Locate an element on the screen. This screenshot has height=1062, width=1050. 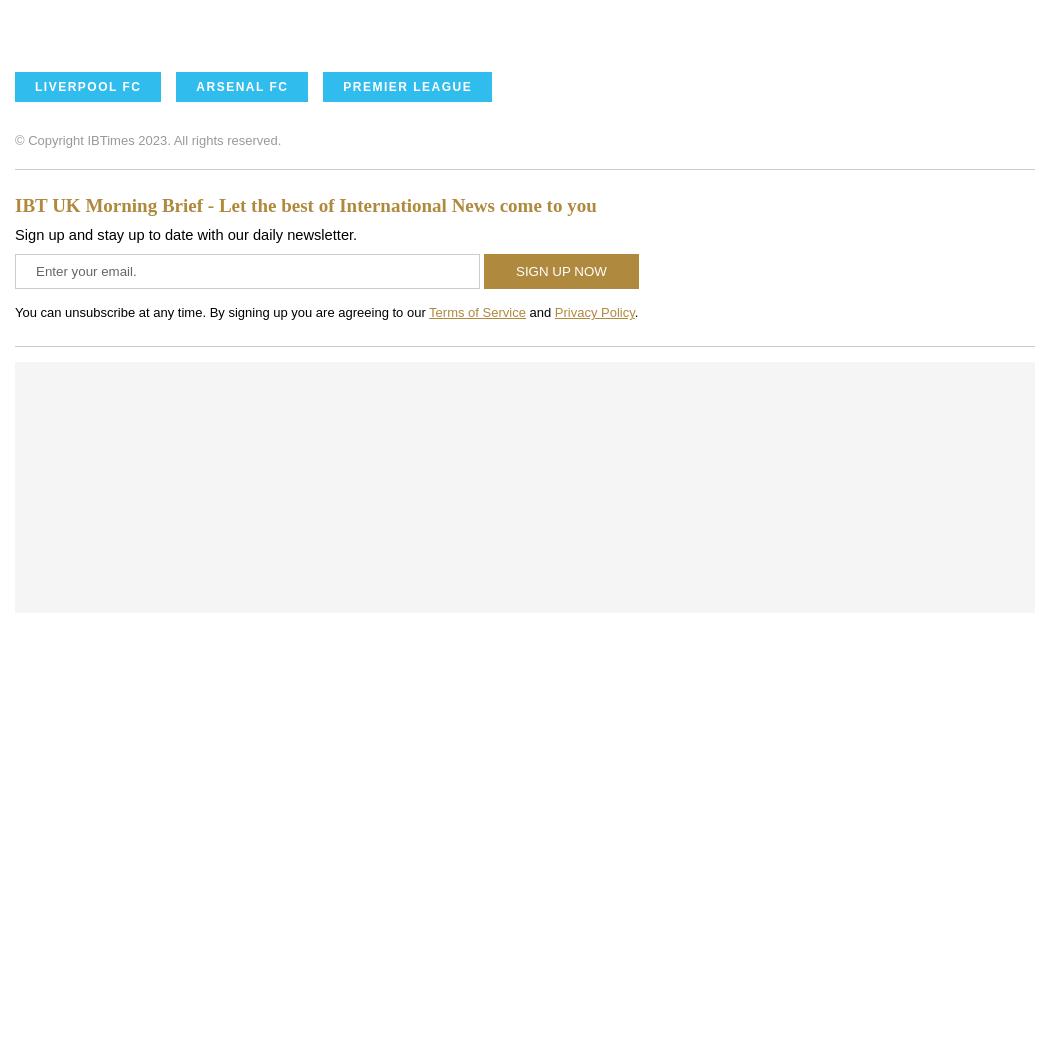
'© Copyright IBTimes 2023. All rights reserved.' is located at coordinates (147, 139).